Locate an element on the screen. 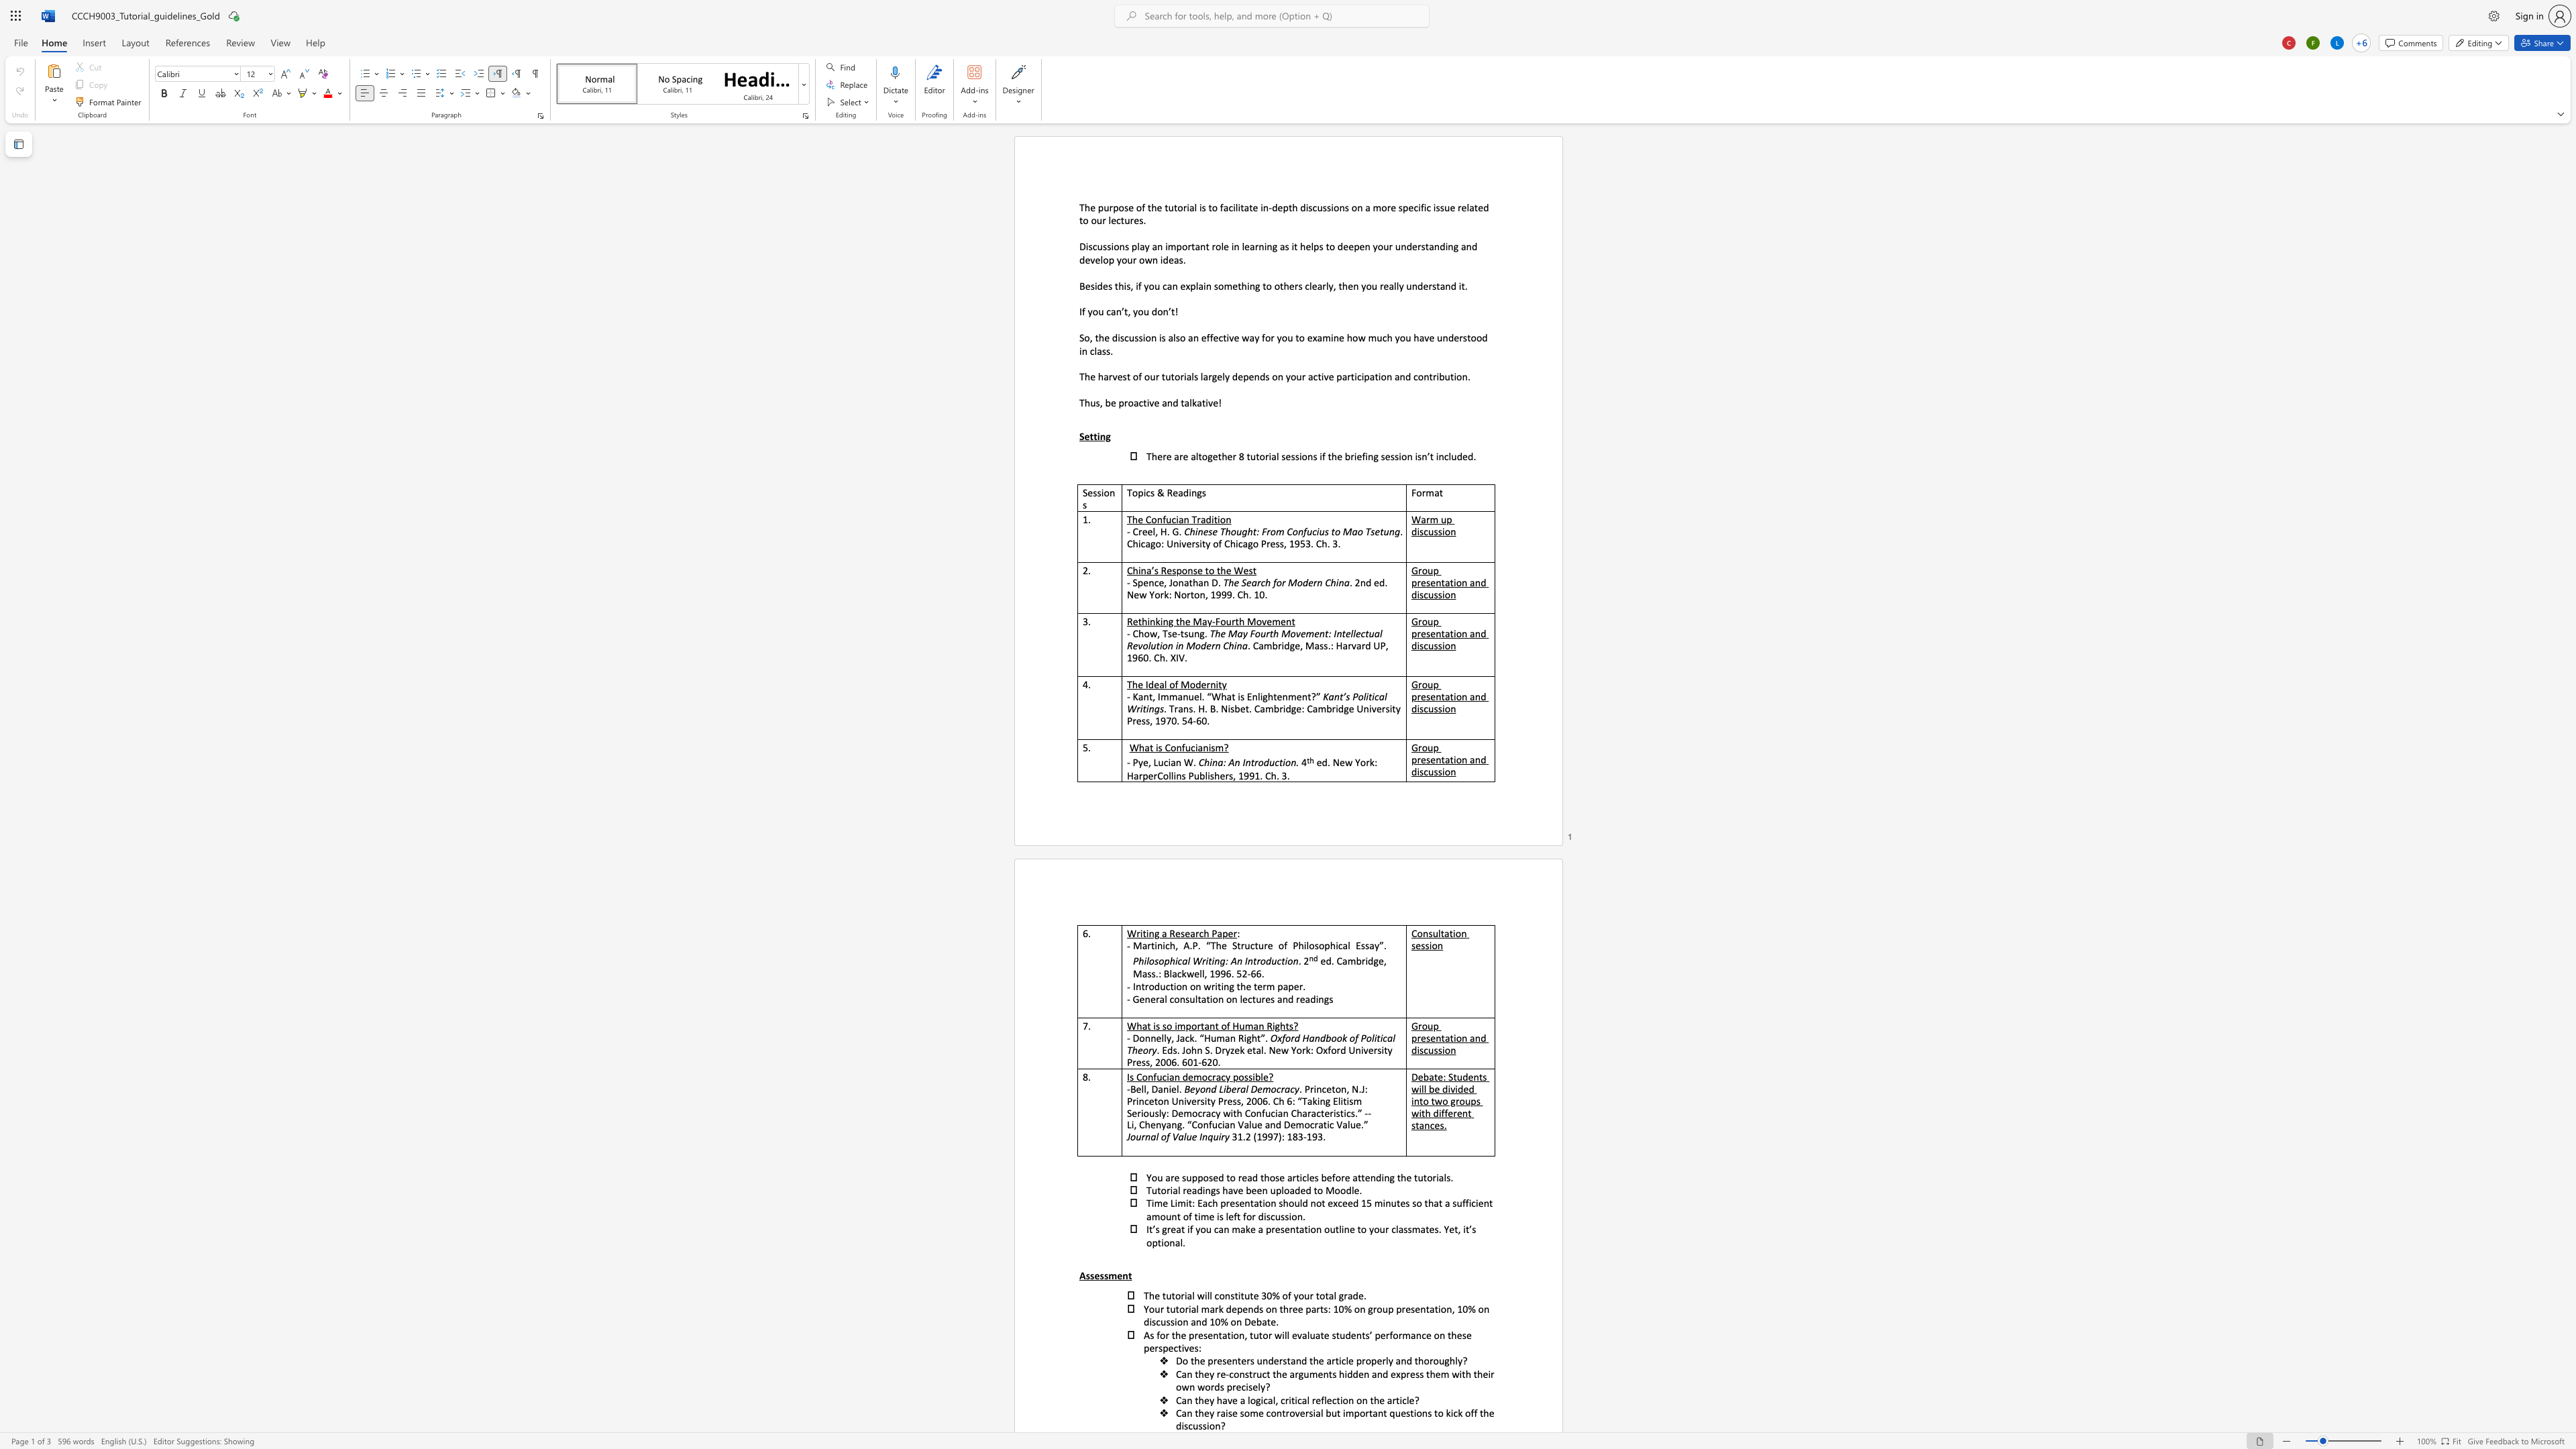  the space between the continuous character "a" and "c" in the text is located at coordinates (1137, 402).